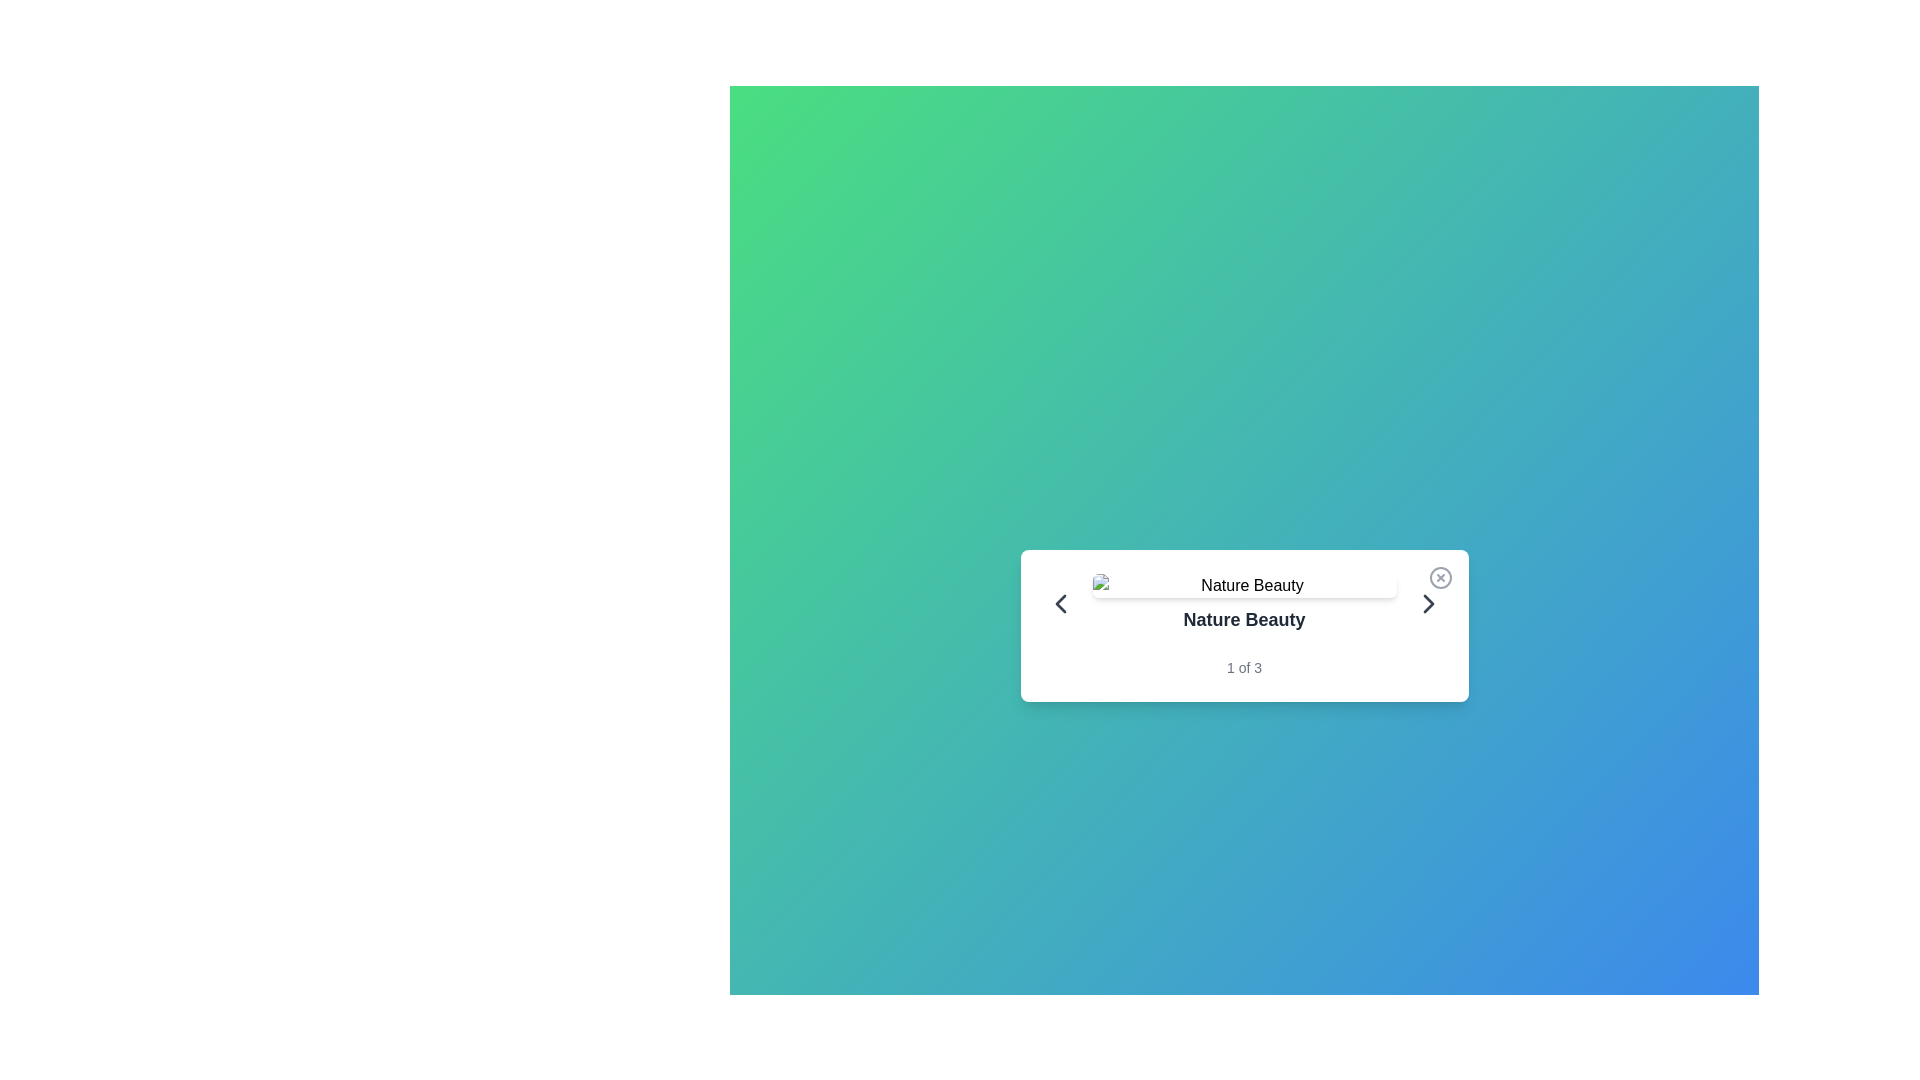  Describe the element at coordinates (1243, 603) in the screenshot. I see `the static text label displaying 'Nature Beauty', which is a prominent title under an image, located in the center of the interface` at that location.